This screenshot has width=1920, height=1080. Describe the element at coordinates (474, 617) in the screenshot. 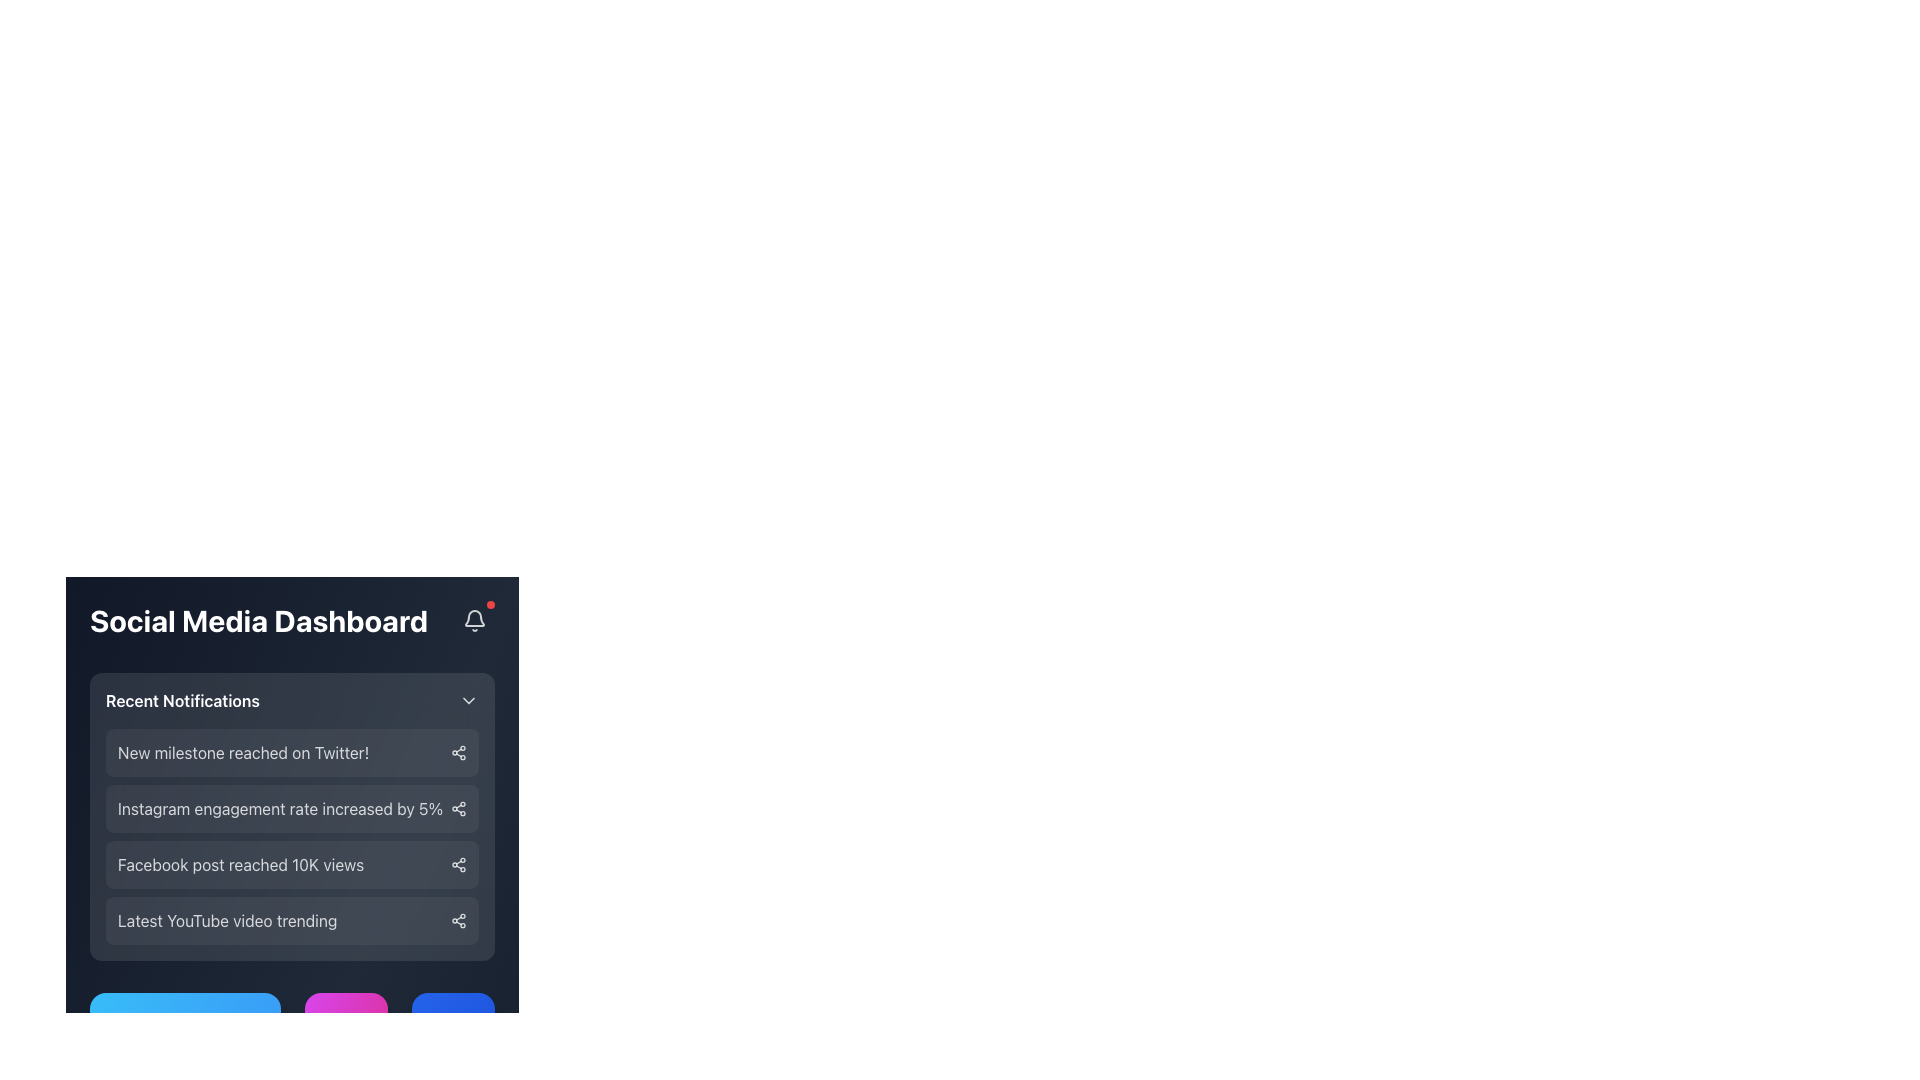

I see `the notification icon located at the top-right corner of the interface, indicating updates or events requiring attention` at that location.